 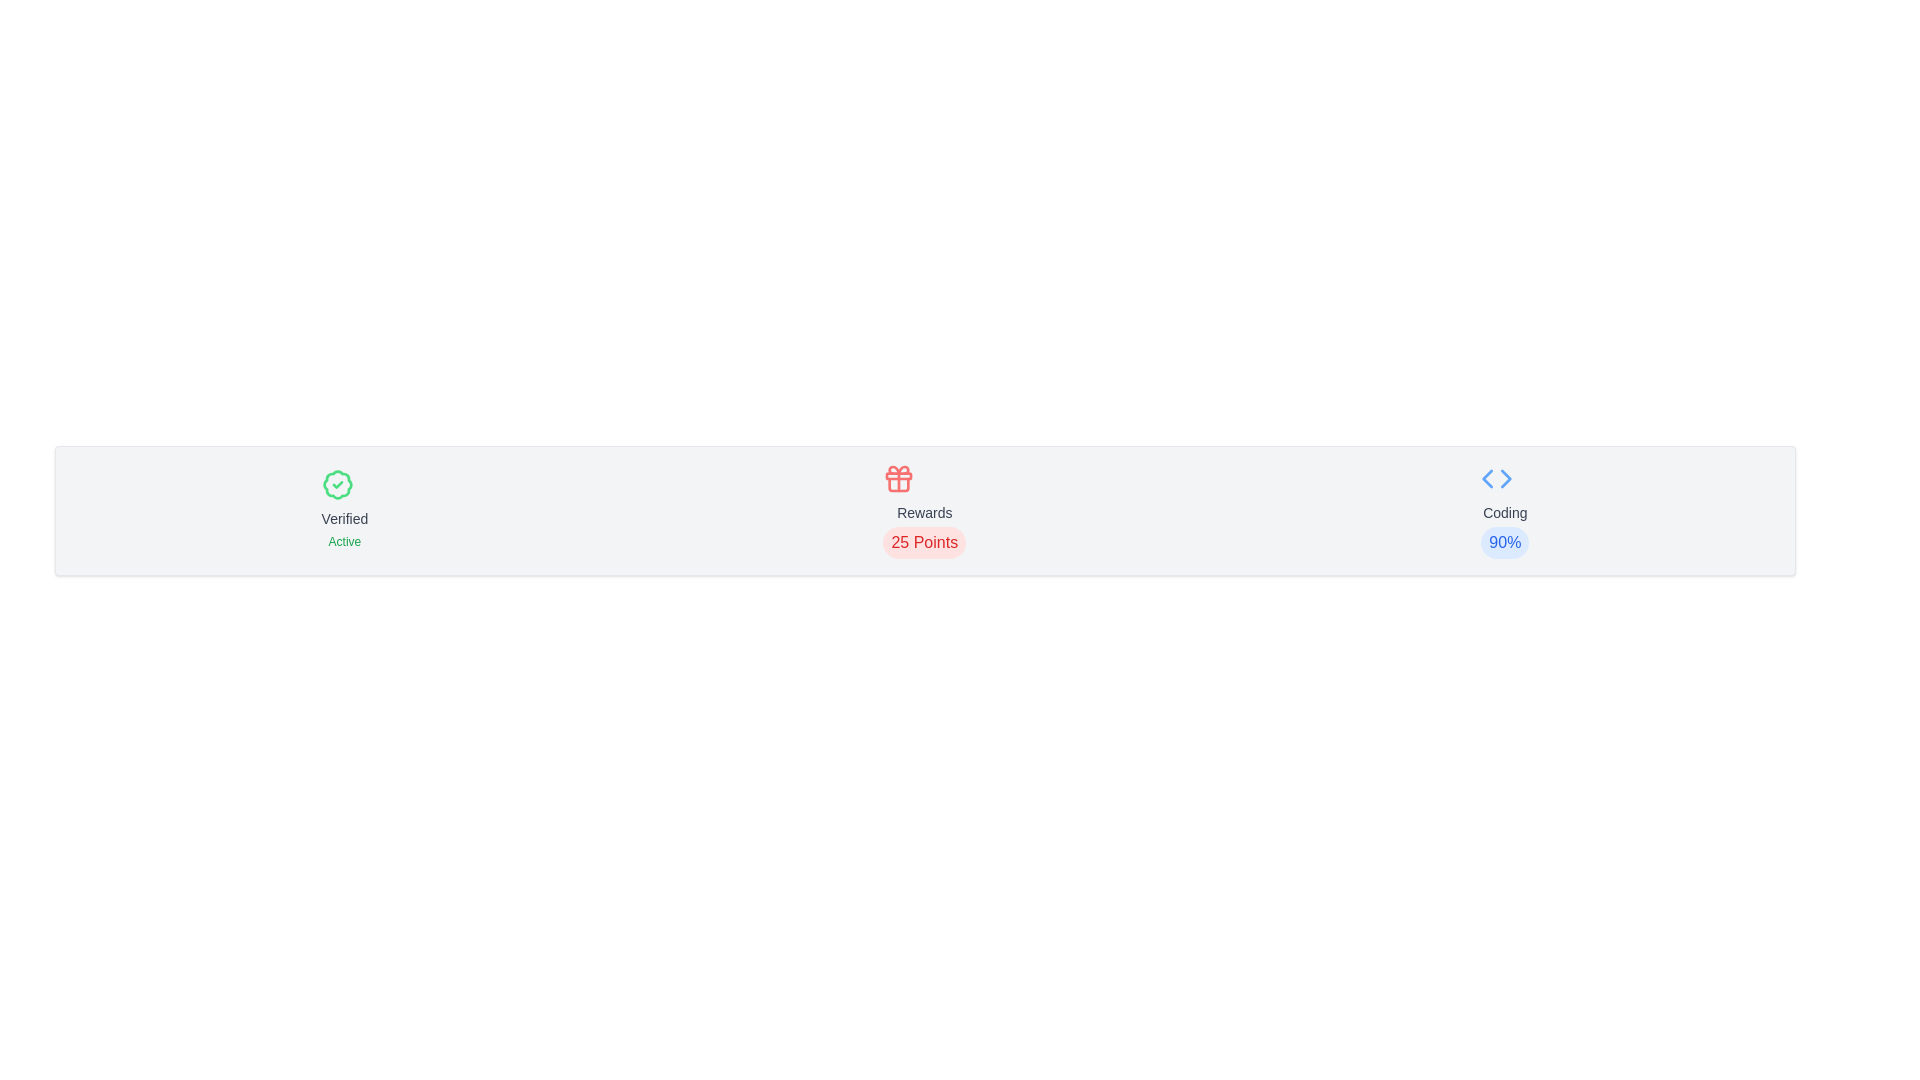 I want to click on the reward status display element indicating '25 Points' available, which is the second element from the left in the horizontally laid-out card, so click(x=923, y=509).